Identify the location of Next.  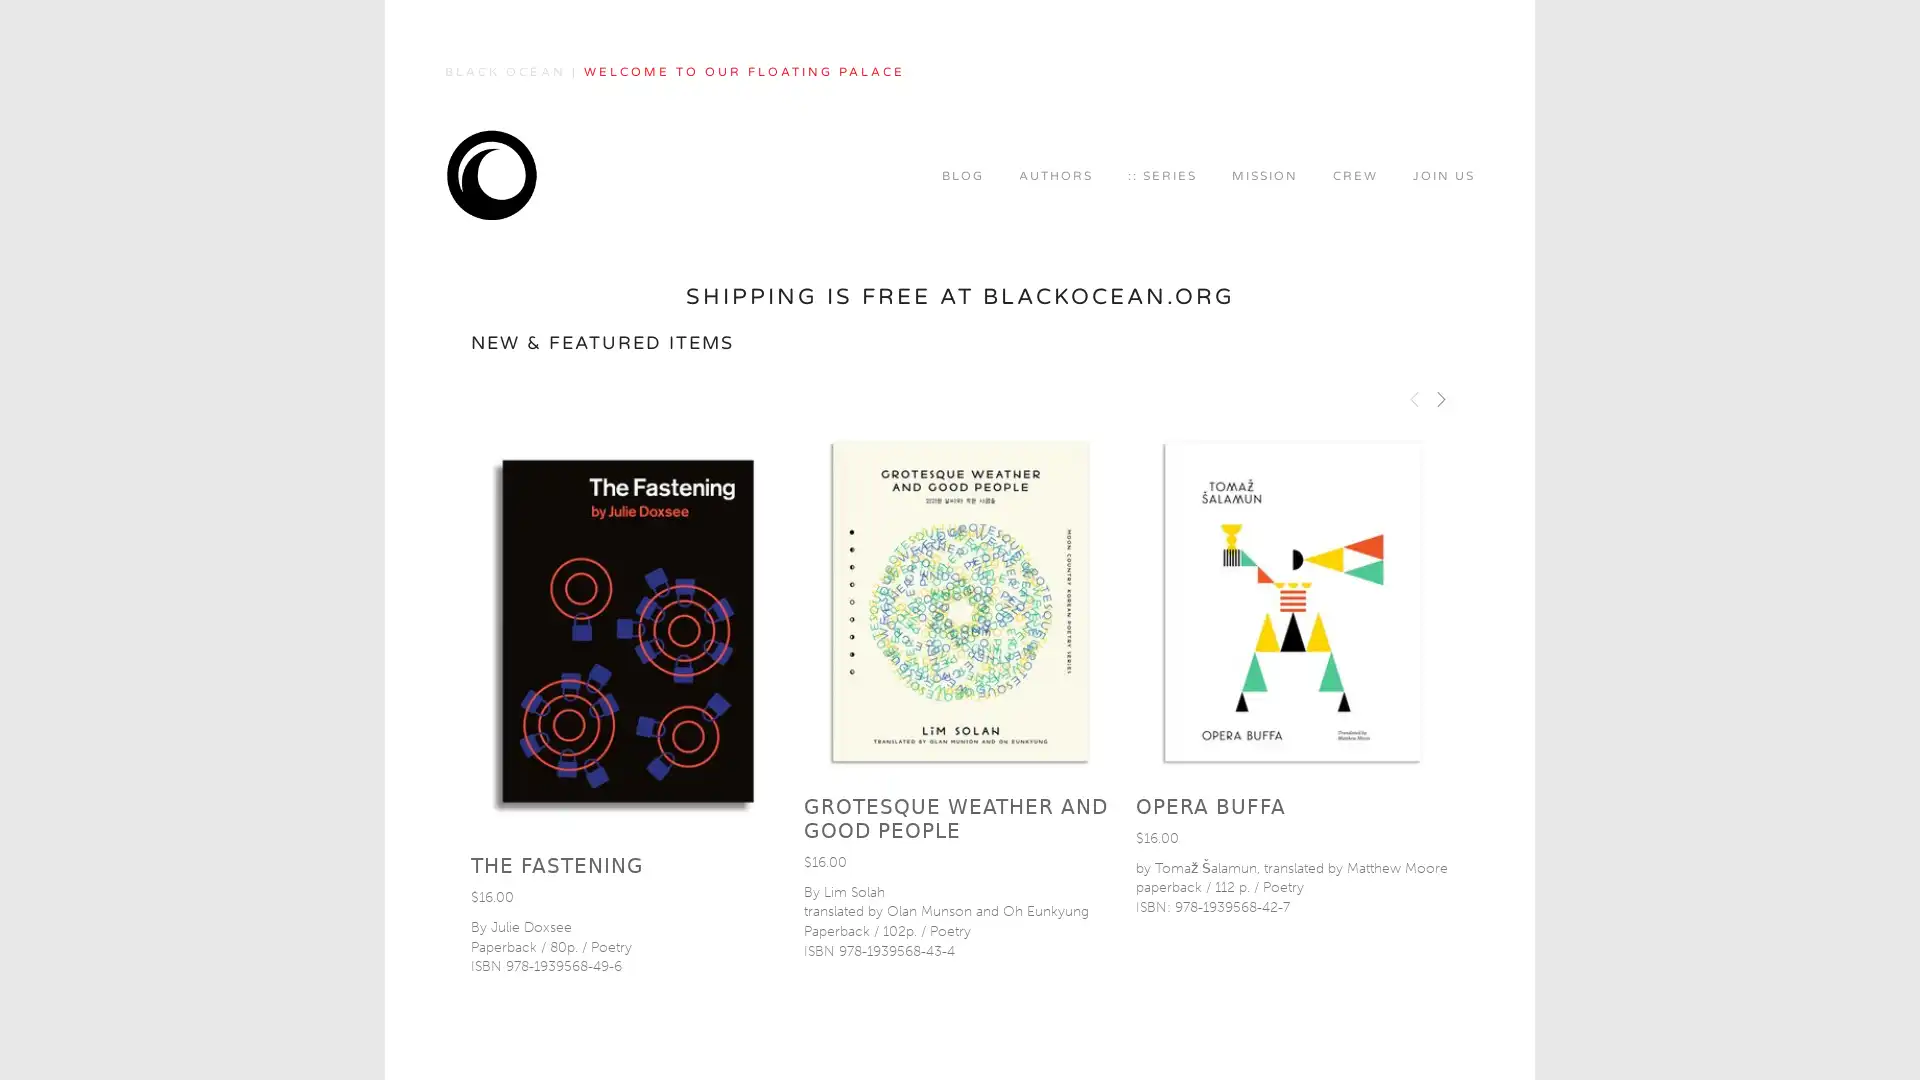
(1440, 397).